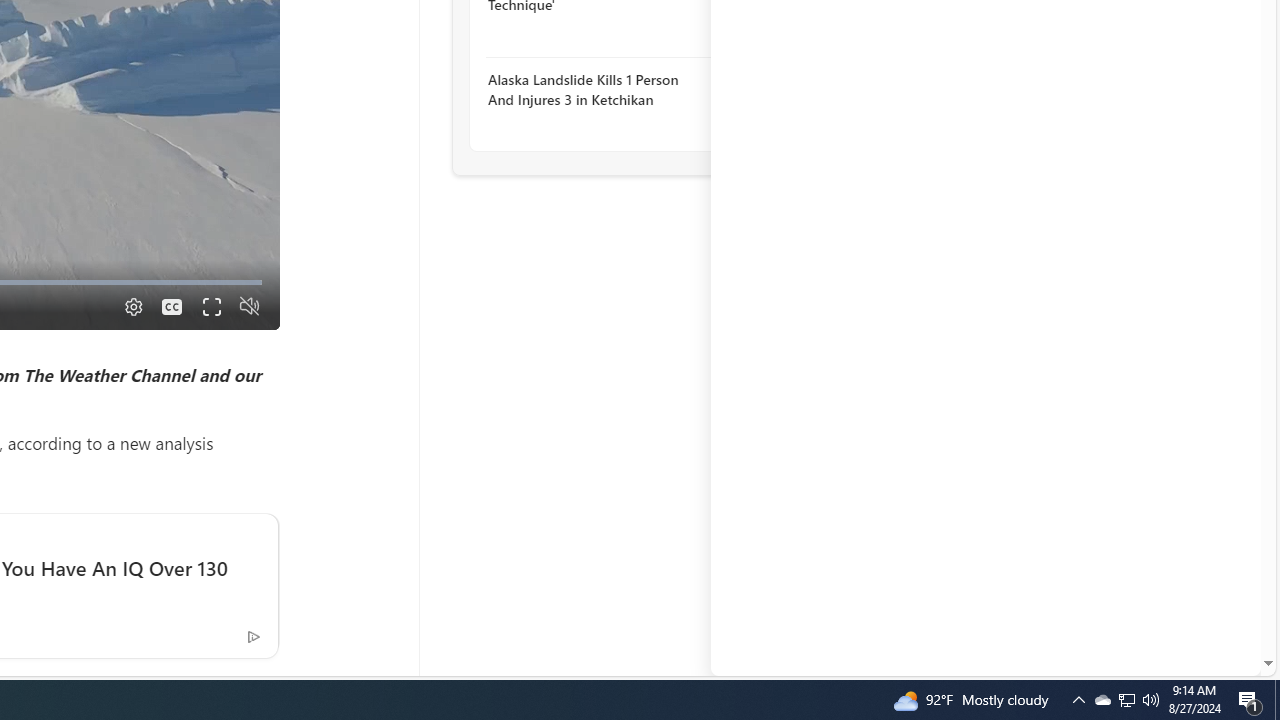 The image size is (1280, 720). Describe the element at coordinates (248, 306) in the screenshot. I see `'Unmute'` at that location.